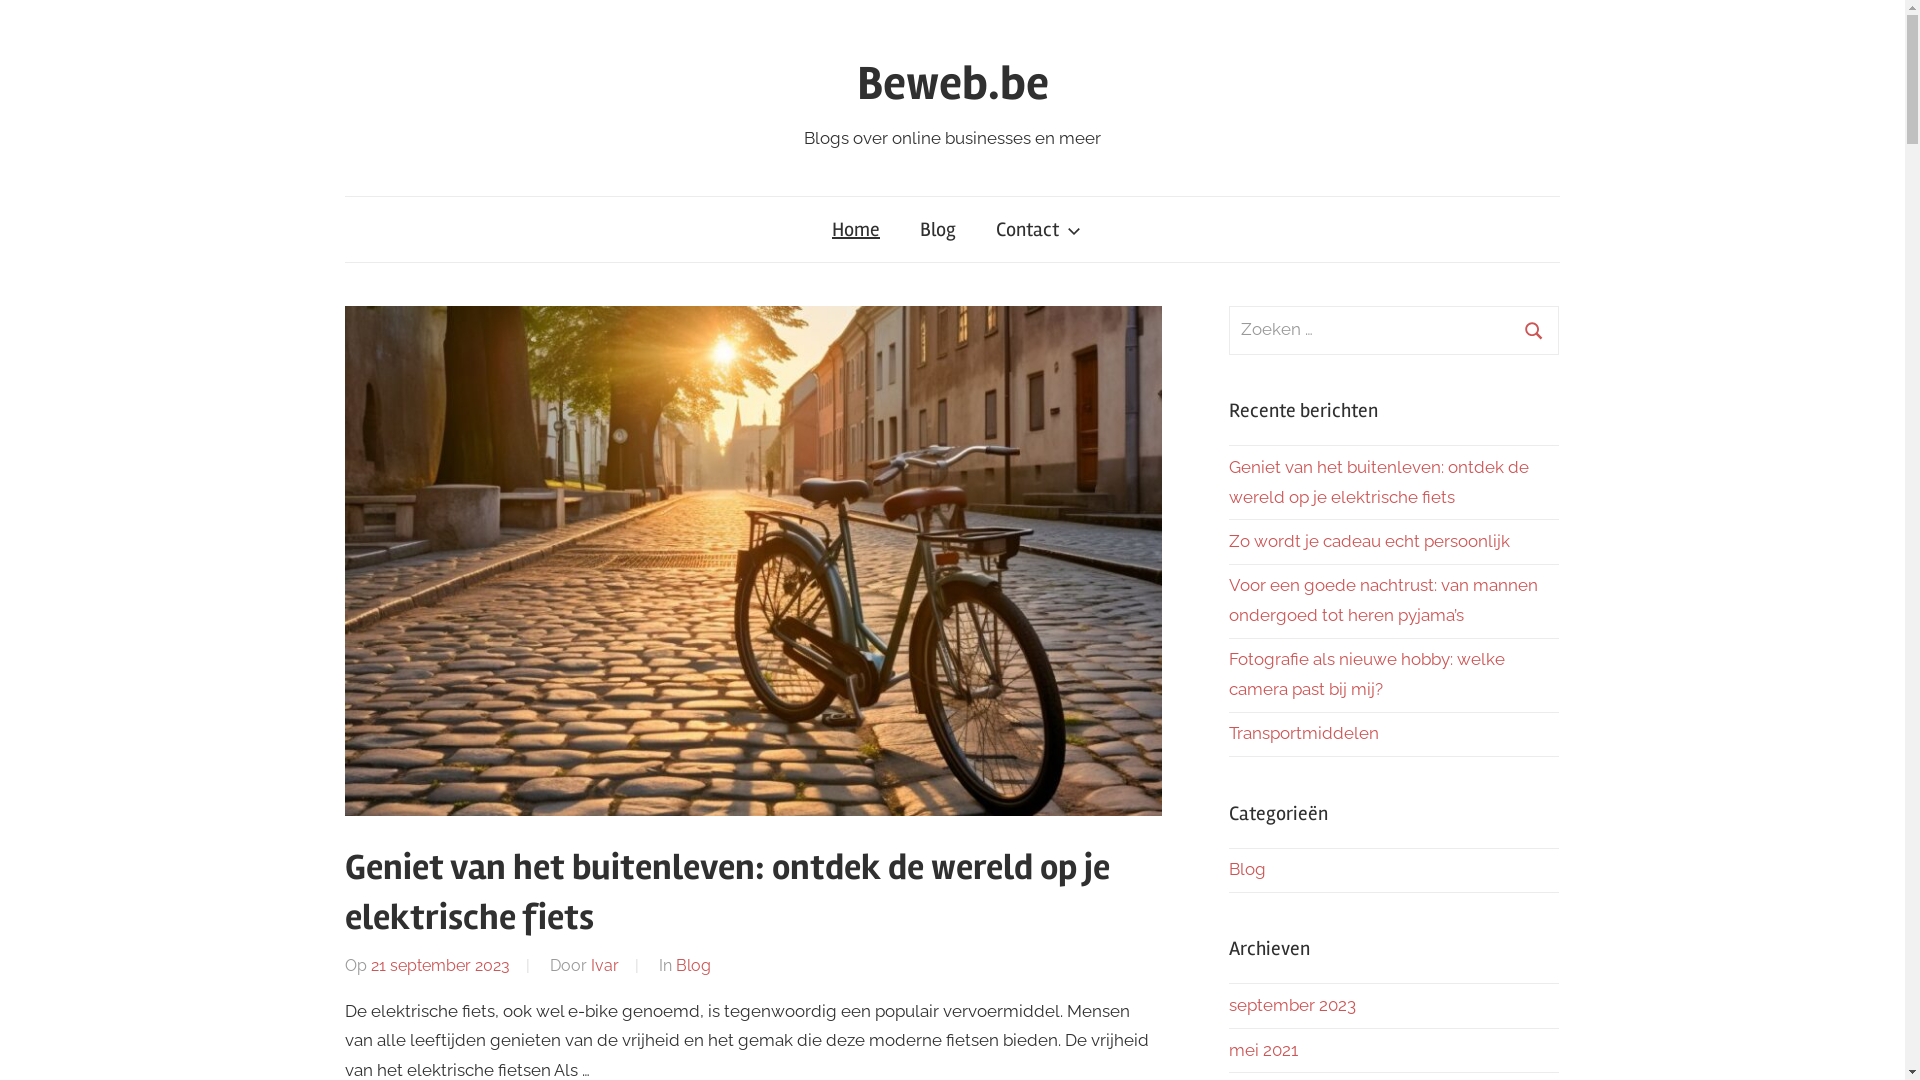 This screenshot has width=1920, height=1080. What do you see at coordinates (811, 228) in the screenshot?
I see `'Home'` at bounding box center [811, 228].